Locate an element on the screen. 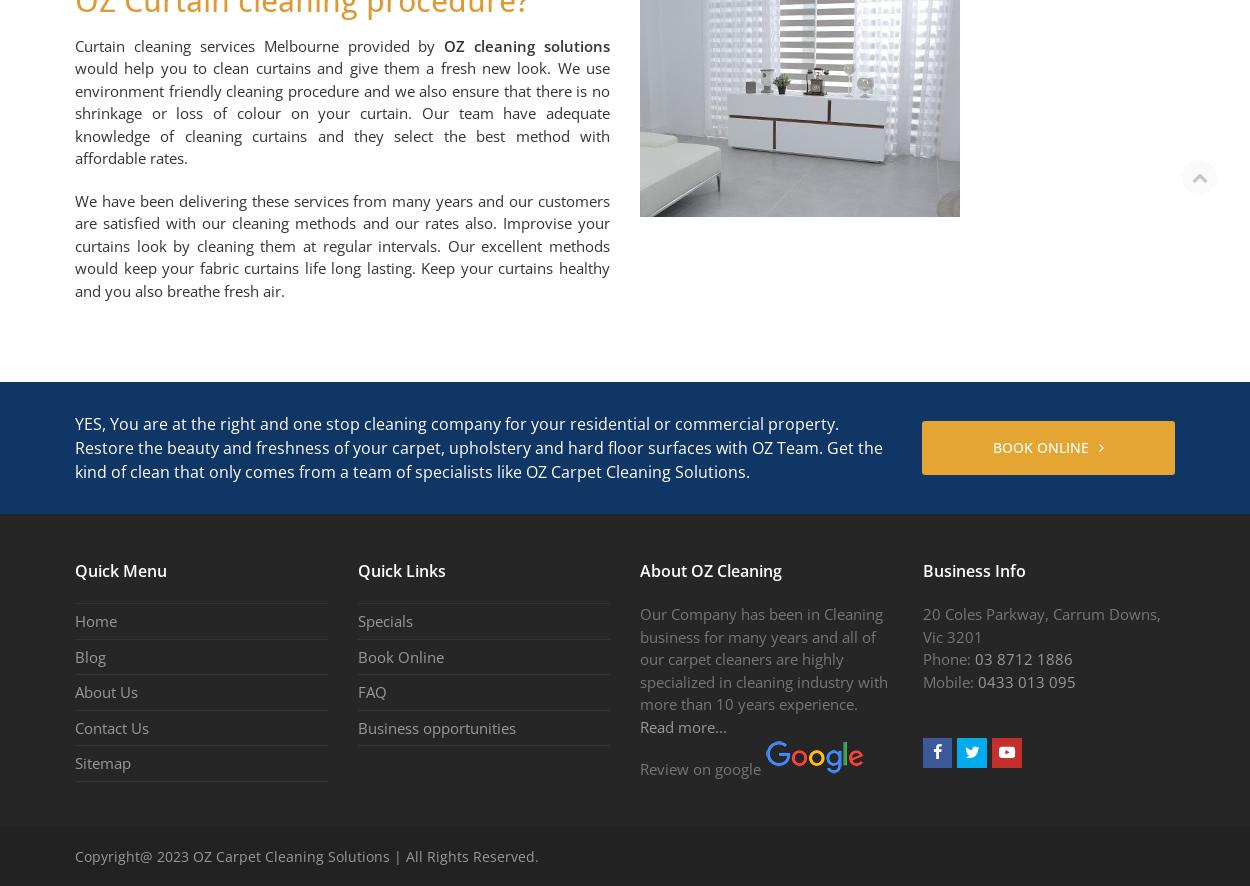  'Home' is located at coordinates (74, 619).